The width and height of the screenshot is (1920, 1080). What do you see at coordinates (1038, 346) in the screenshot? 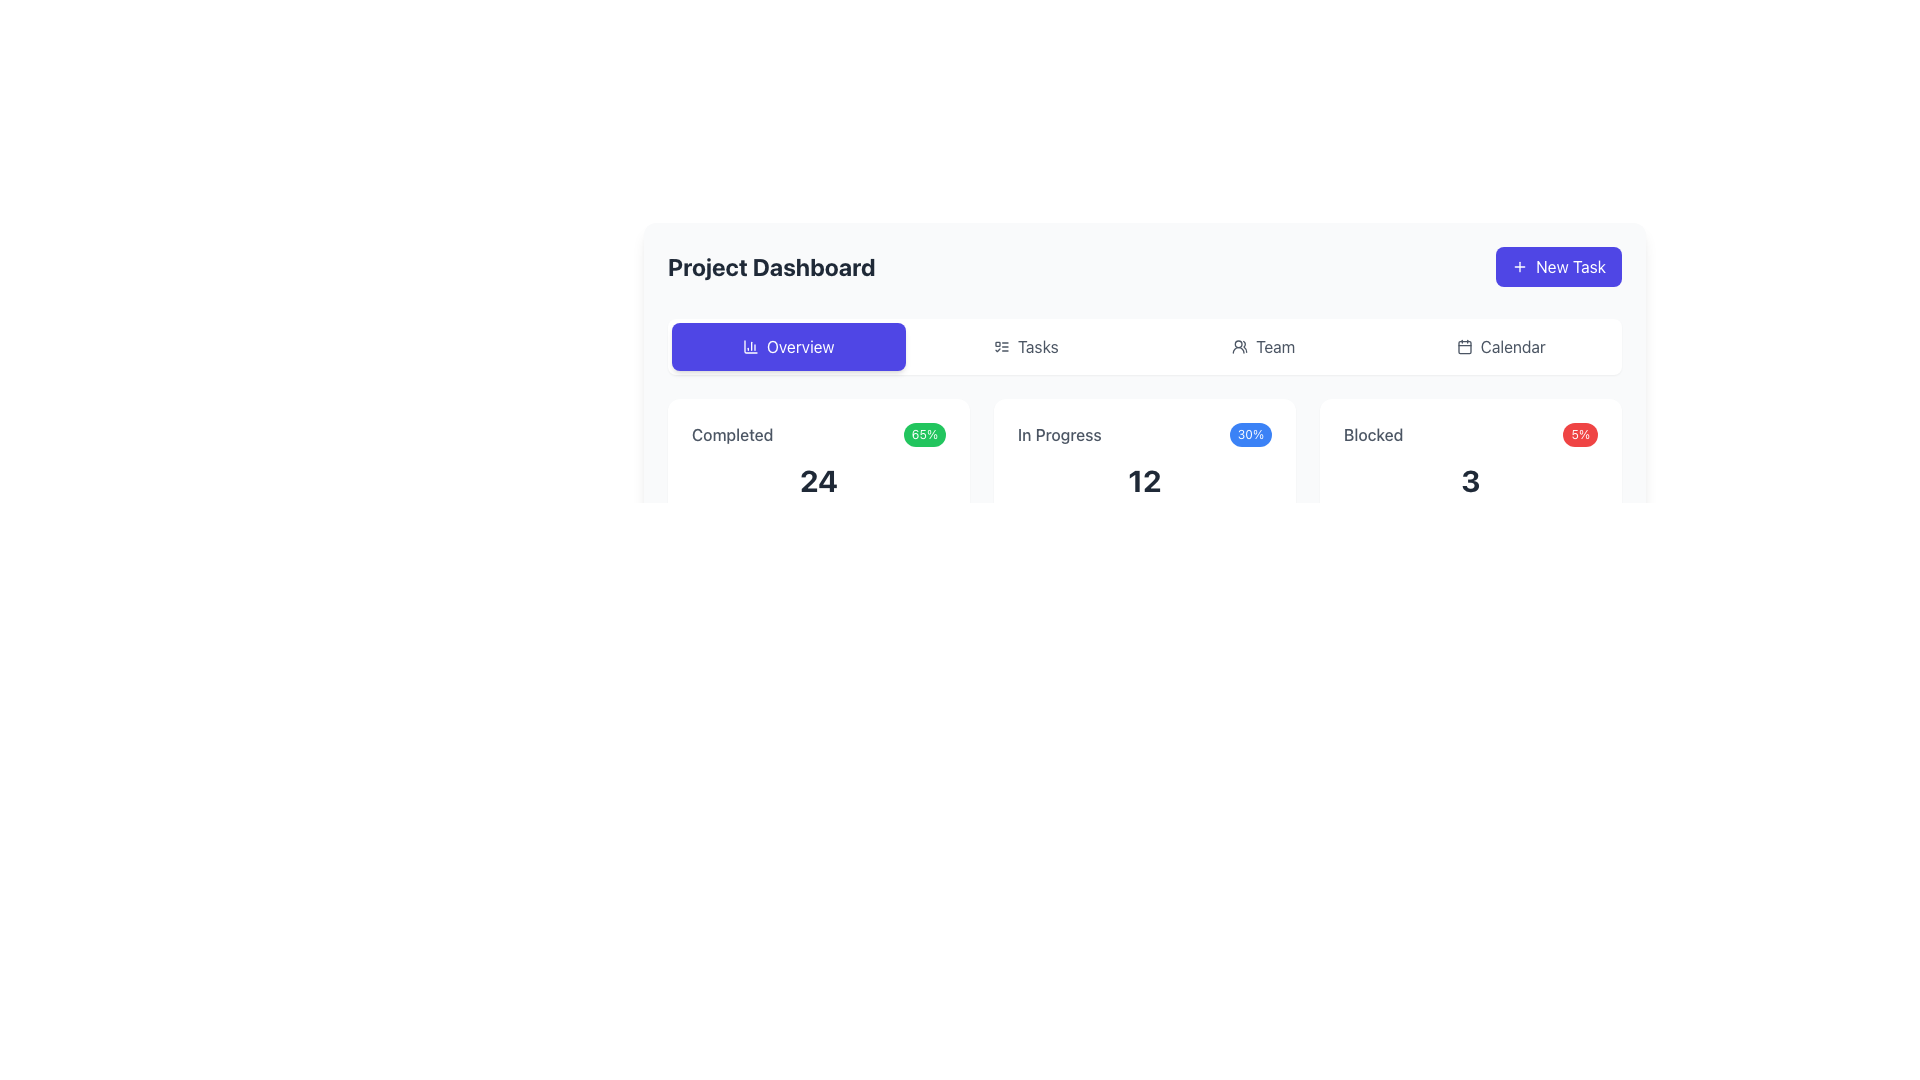
I see `the text label in the top navigation bar that indicates task management or tracking, located between the 'Overview' and 'Team' buttons` at bounding box center [1038, 346].